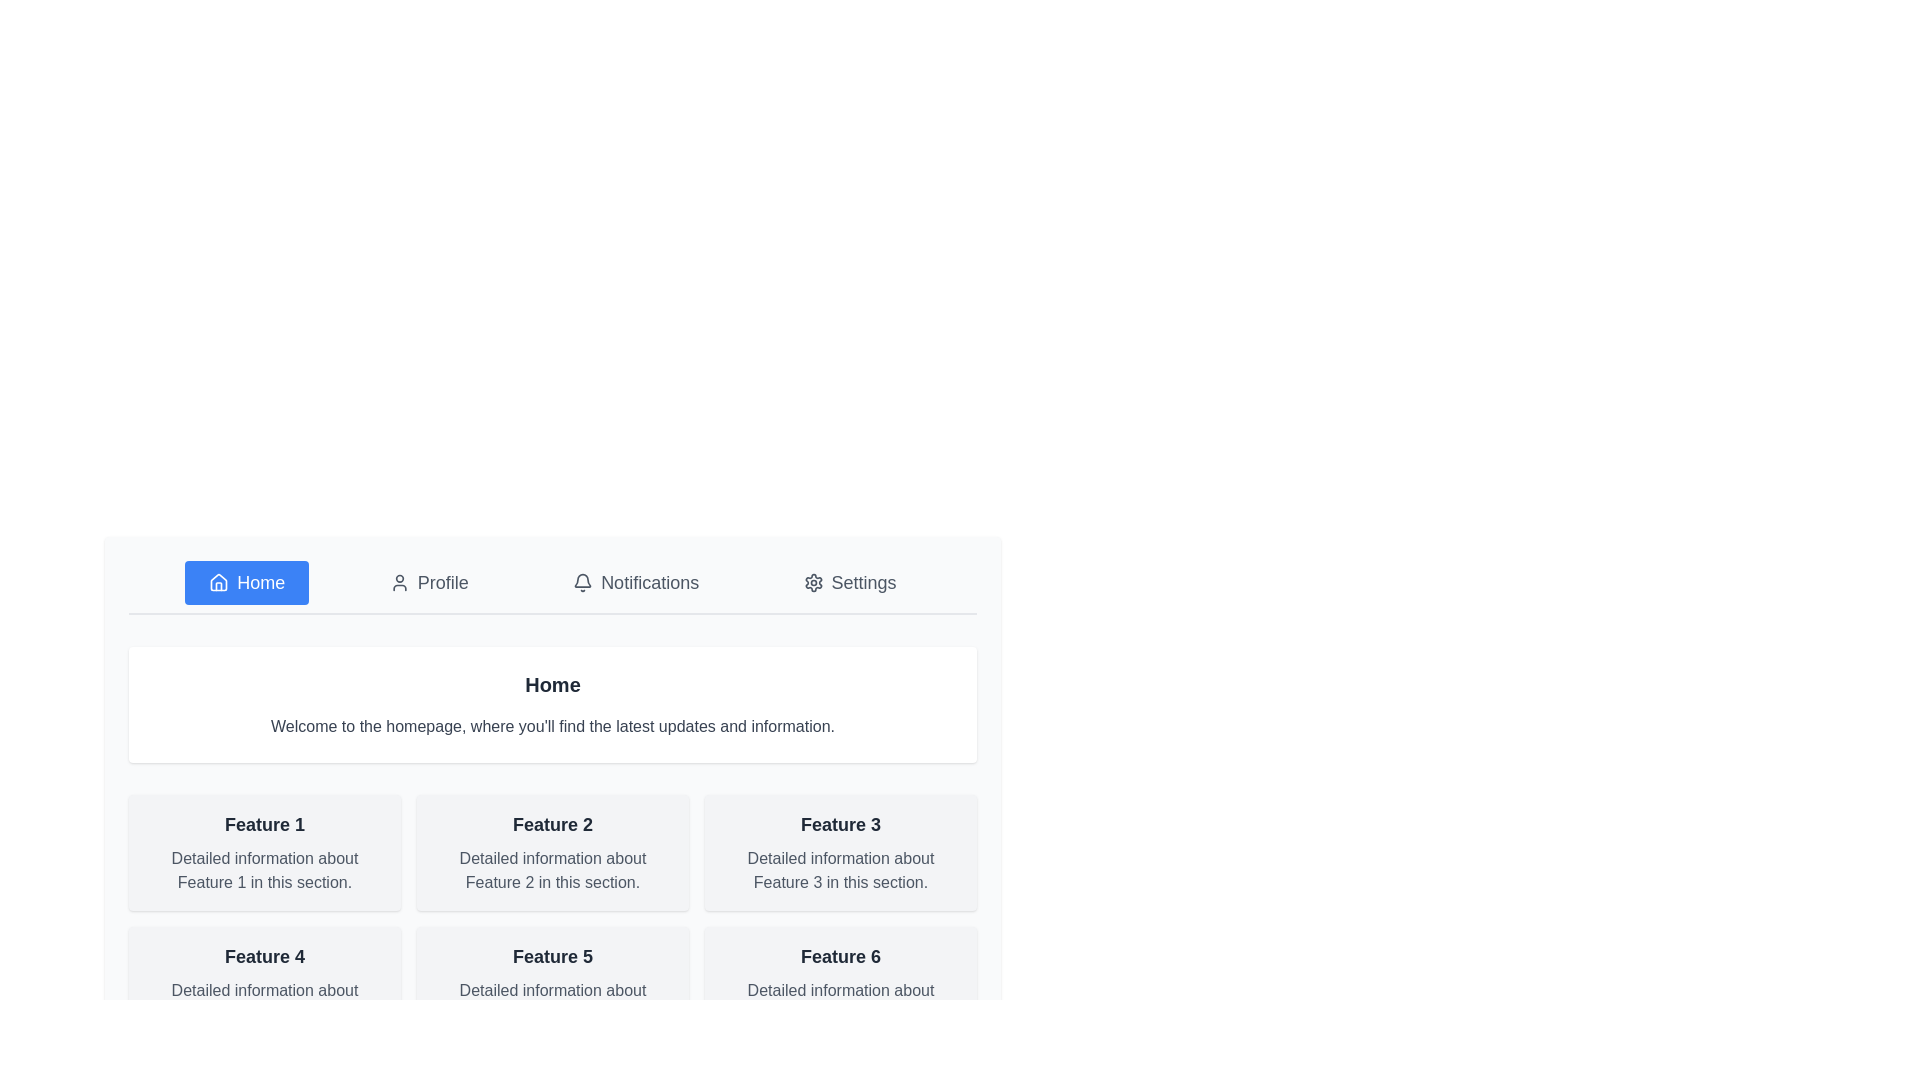  I want to click on information displayed on the detailed informational card for 'Feature 4', located in the second row, first column of the grid layout, so click(263, 983).